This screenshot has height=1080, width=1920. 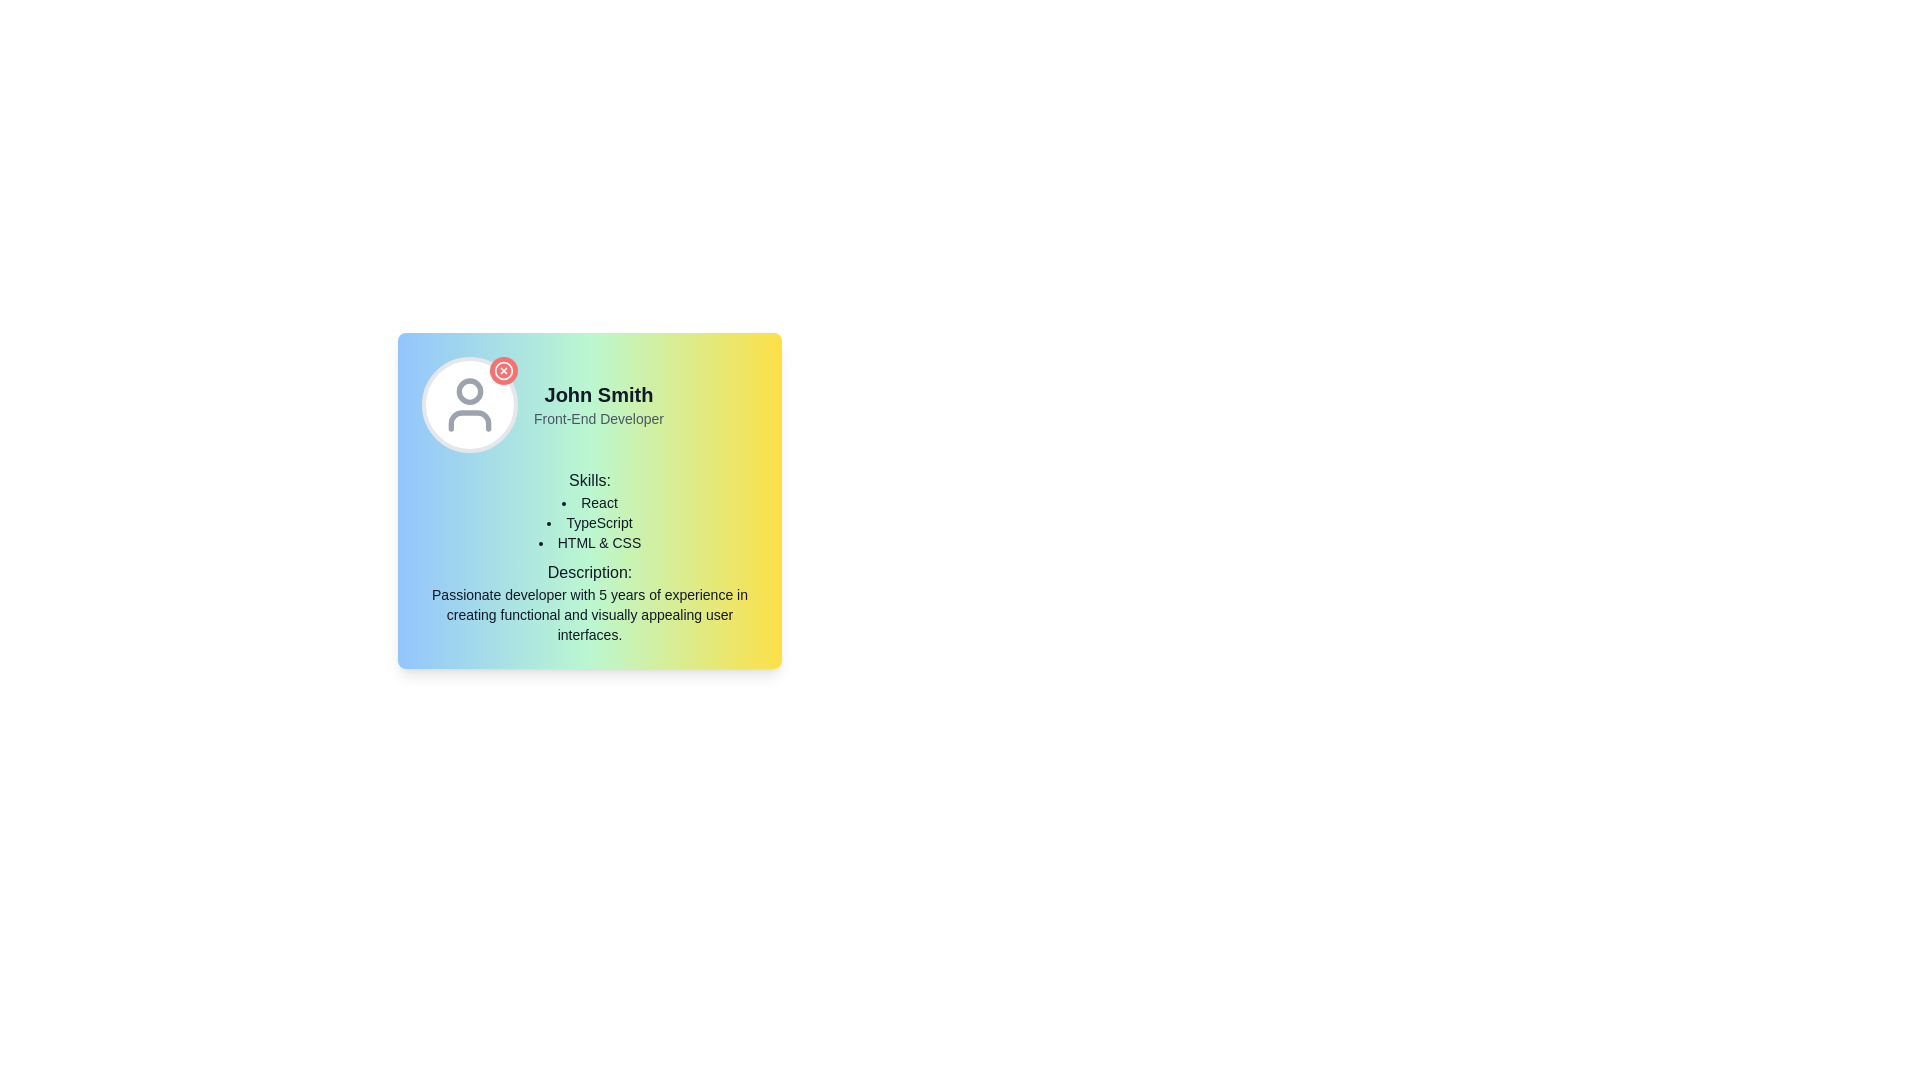 What do you see at coordinates (589, 613) in the screenshot?
I see `static text element that displays the description of the user, which states: 'Passionate developer with 5 years of experience in creating functional and visually appealing user interfaces.' This text is located beneath the 'Description:' label on the profile card interface` at bounding box center [589, 613].